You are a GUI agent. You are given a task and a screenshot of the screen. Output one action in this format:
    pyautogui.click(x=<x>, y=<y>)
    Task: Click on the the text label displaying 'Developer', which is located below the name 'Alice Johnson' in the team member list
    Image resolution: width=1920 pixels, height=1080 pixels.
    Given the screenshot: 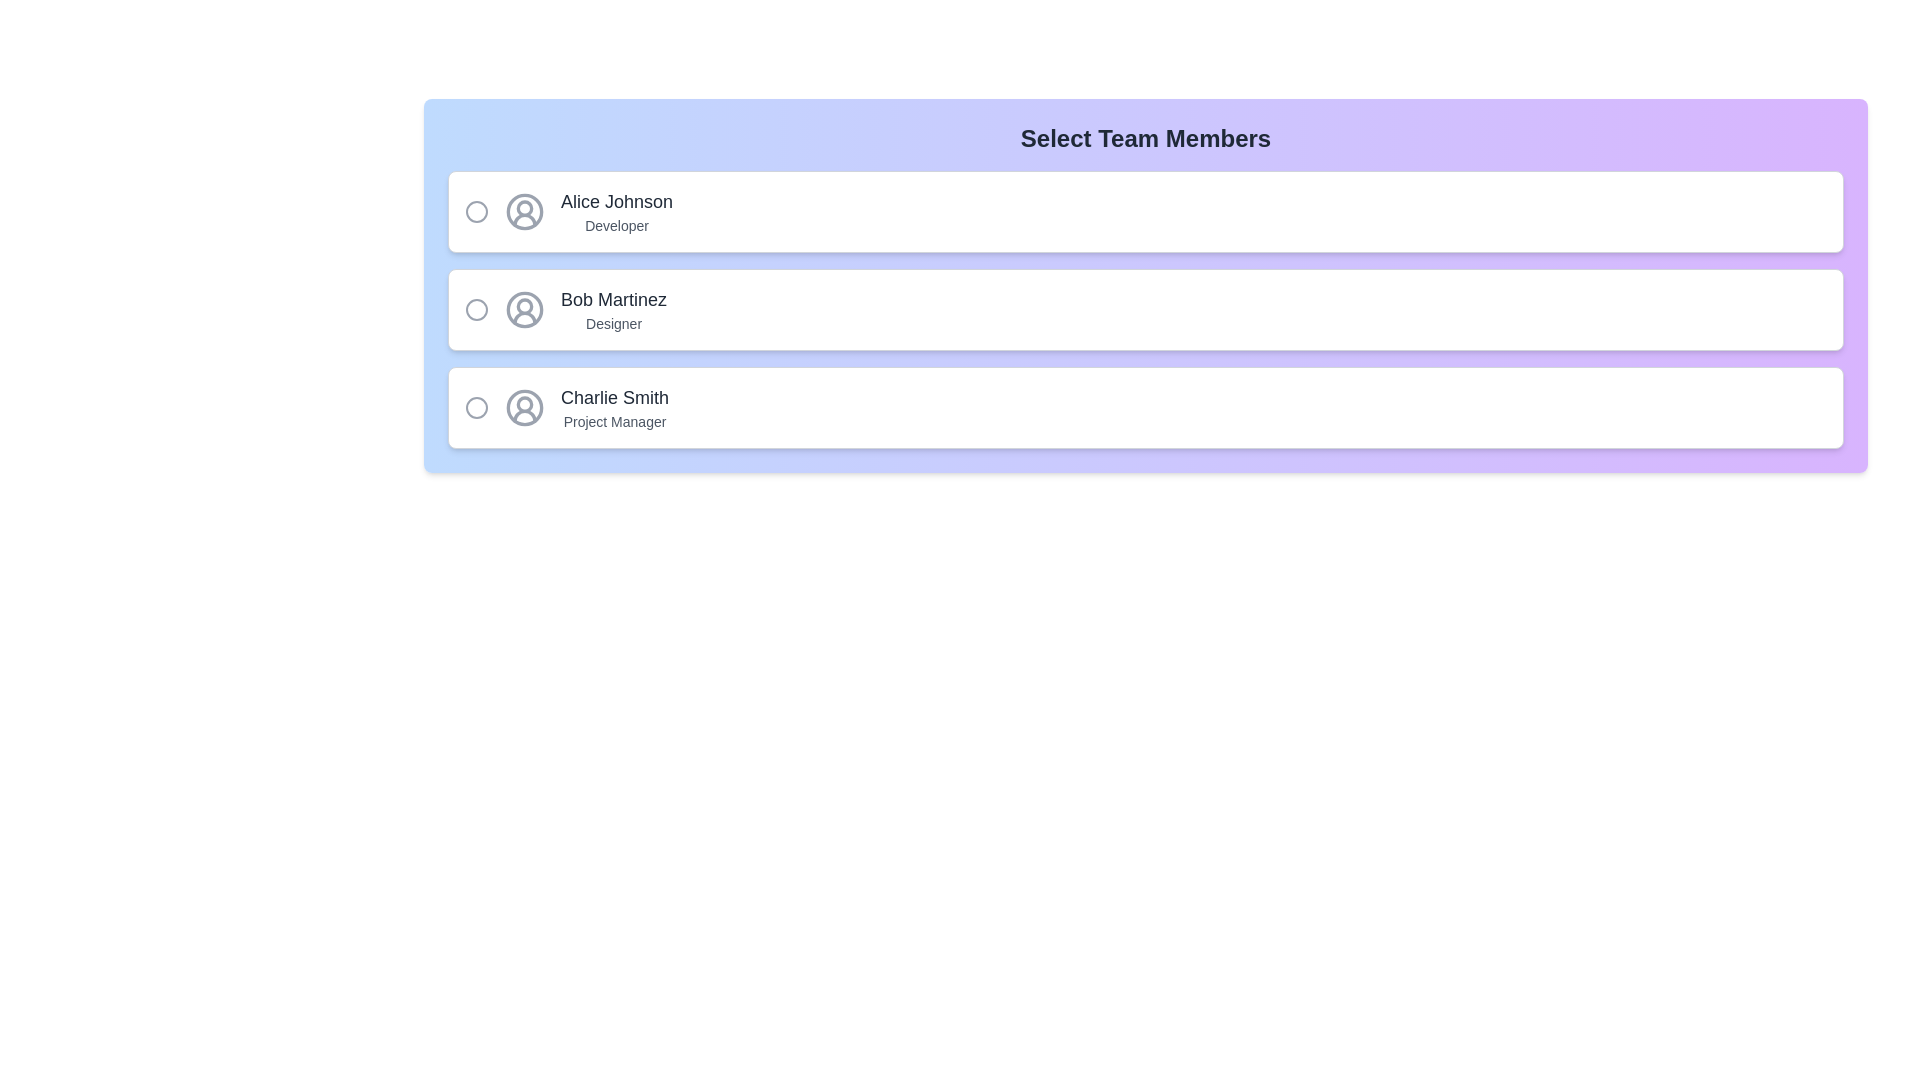 What is the action you would take?
    pyautogui.click(x=616, y=225)
    